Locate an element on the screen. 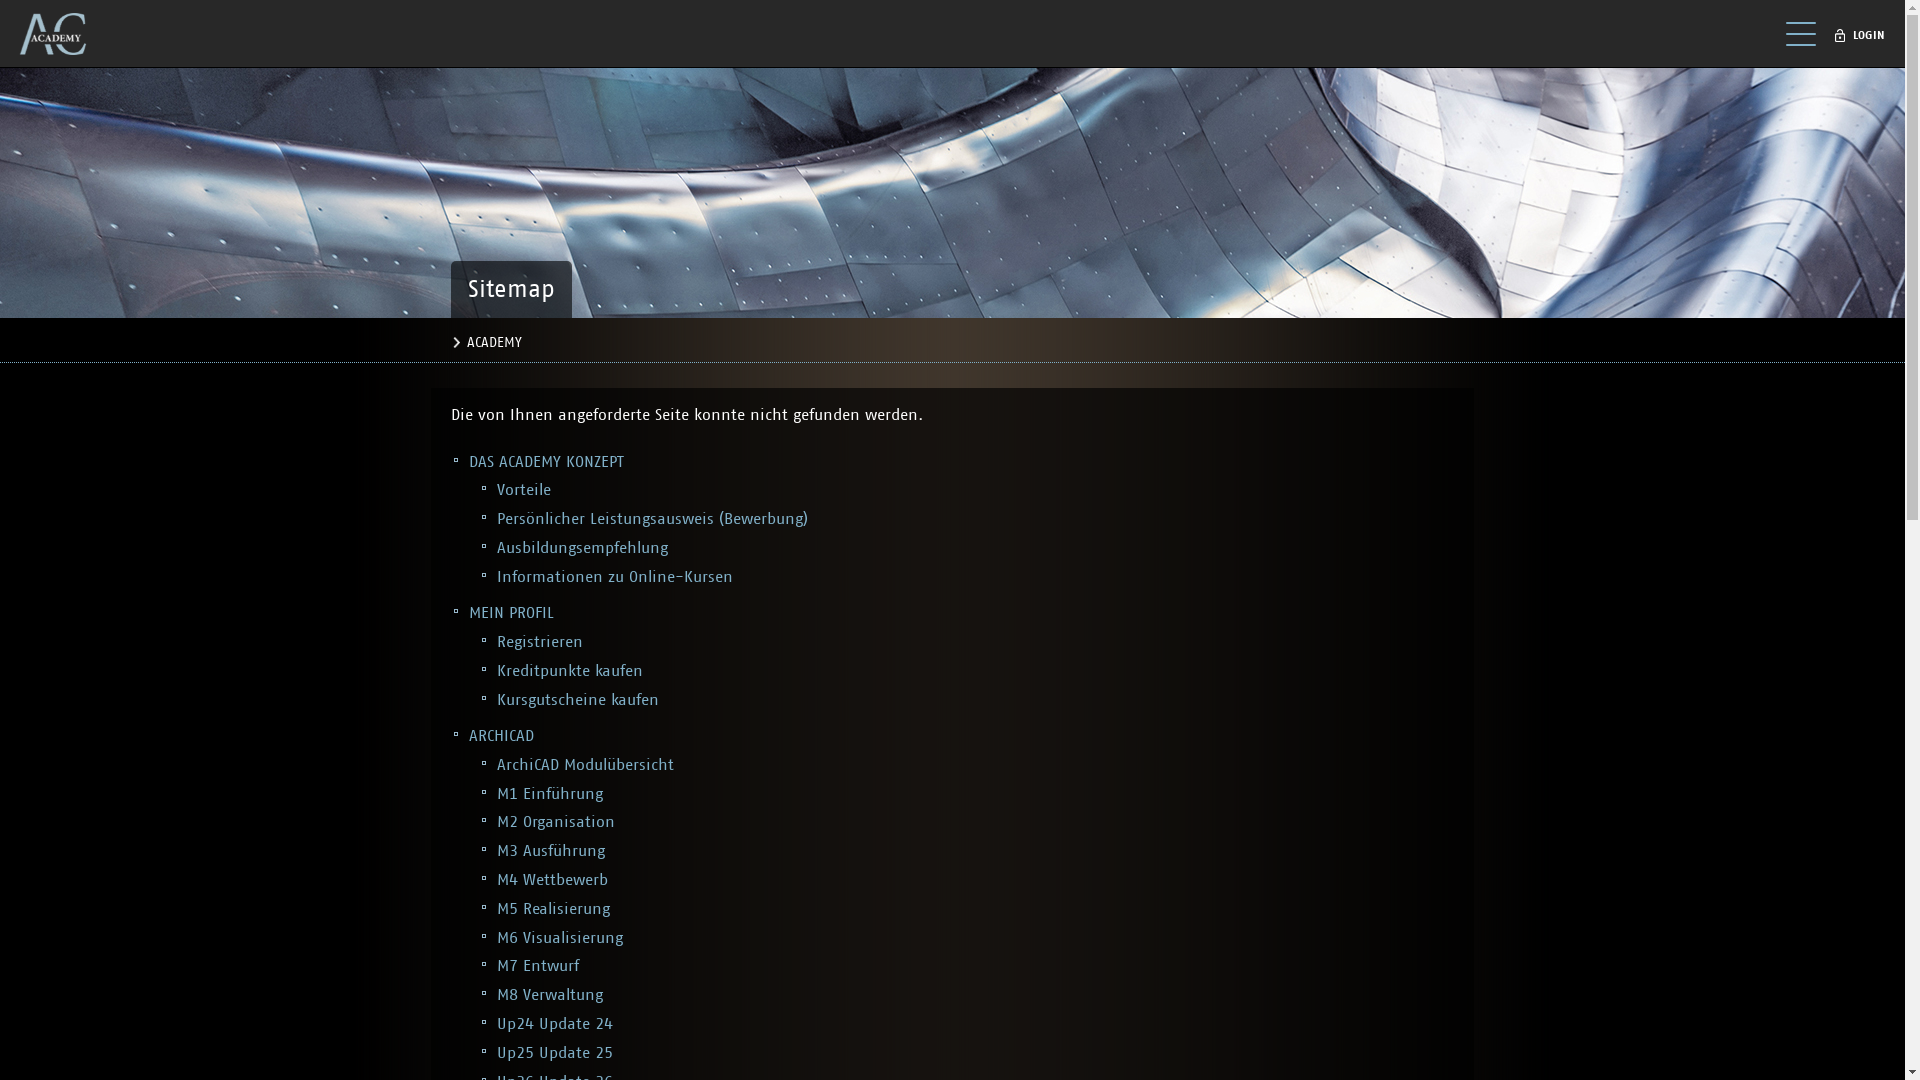 This screenshot has height=1080, width=1920. 'M5 Realisierung' is located at coordinates (553, 909).